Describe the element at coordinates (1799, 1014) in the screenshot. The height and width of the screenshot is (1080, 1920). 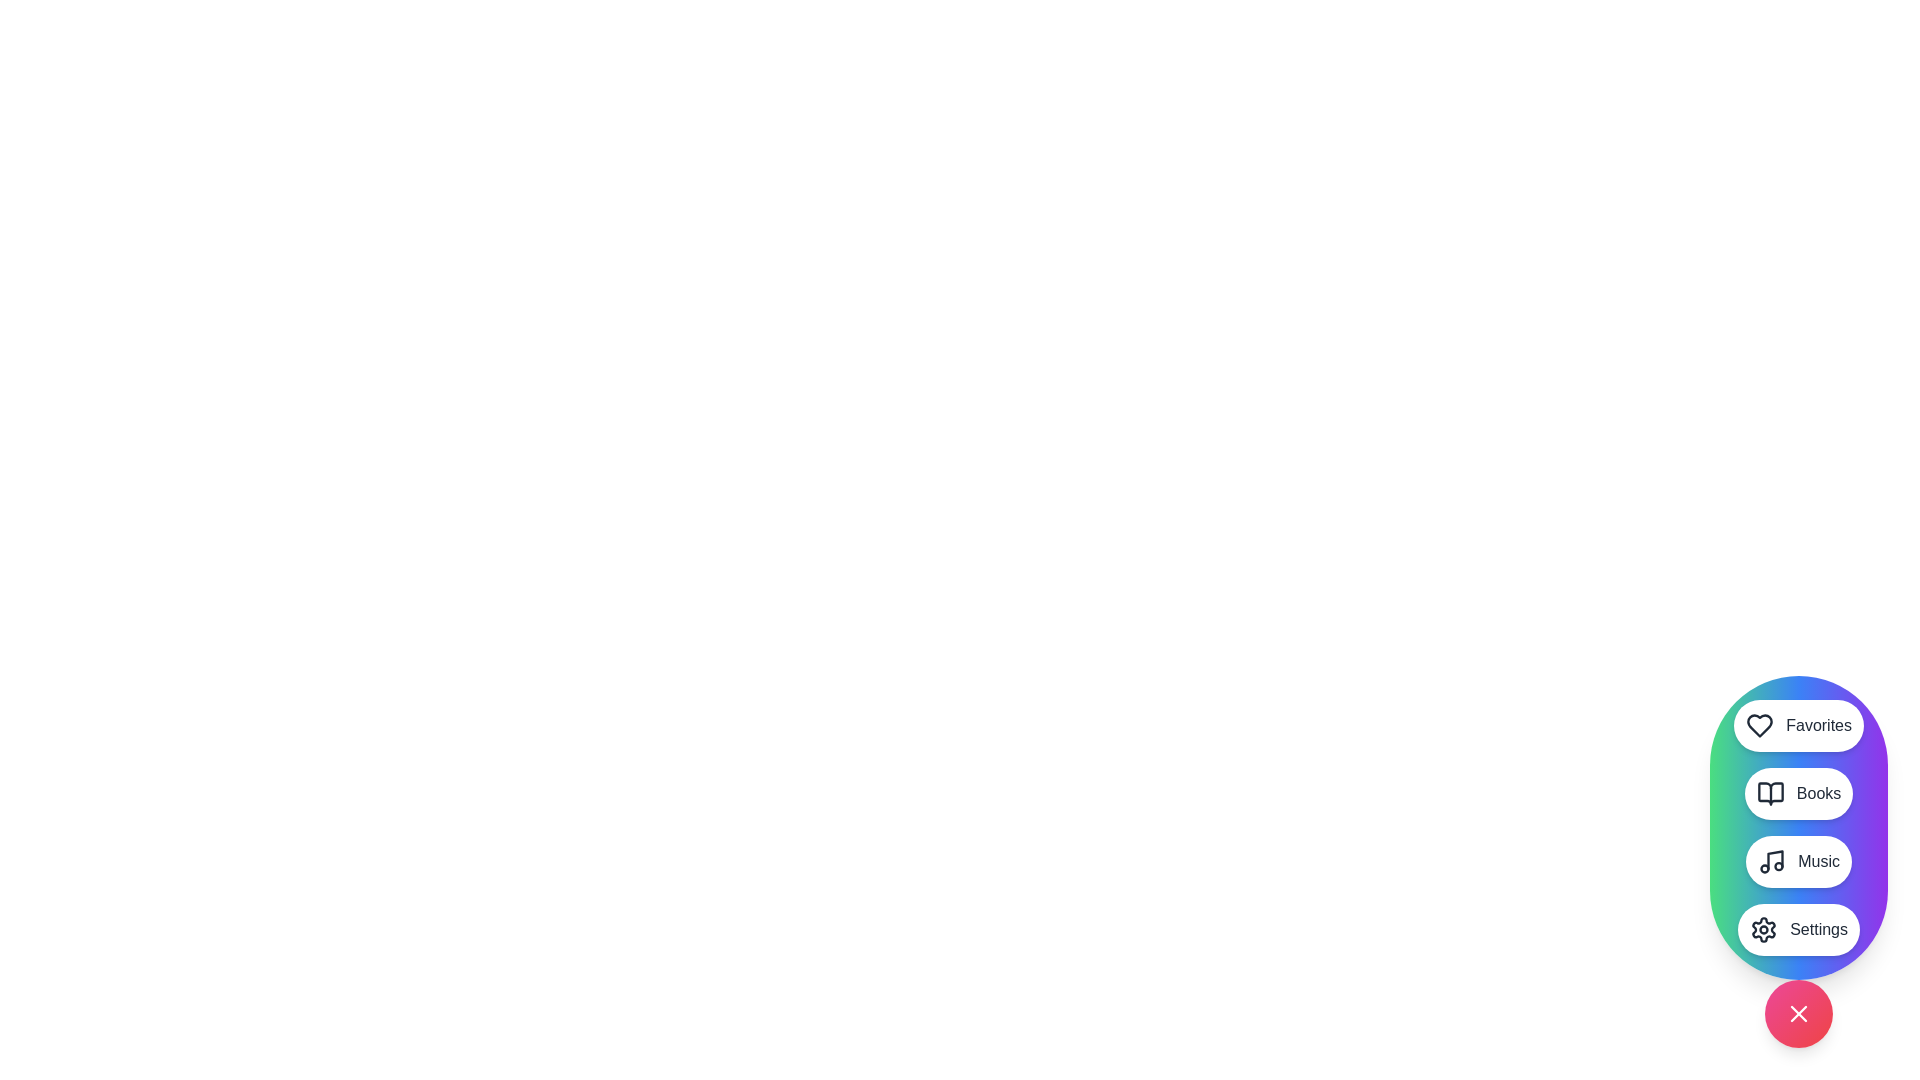
I see `floating action button located at the bottom-right corner of the screen` at that location.